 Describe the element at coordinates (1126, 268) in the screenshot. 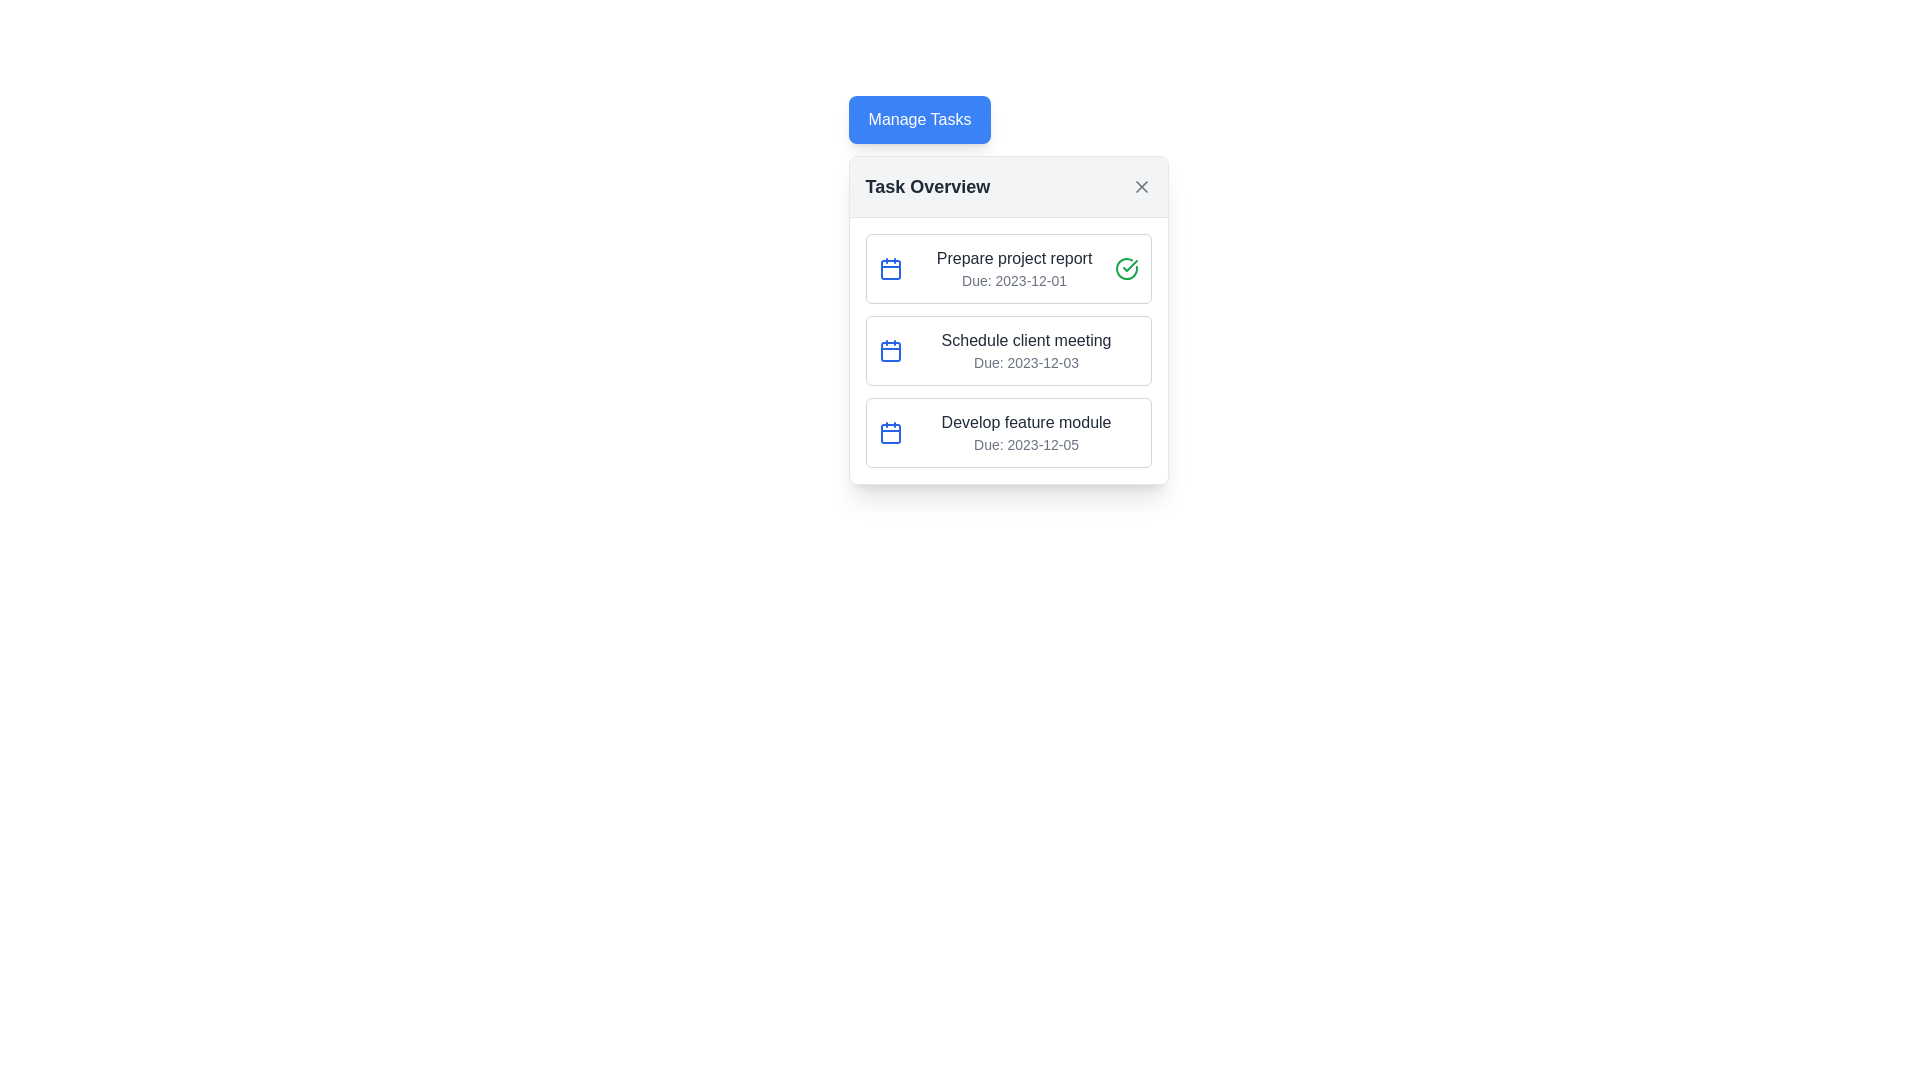

I see `the green circular icon with a check mark inside, located within the first list item of the 'Task Overview' card, aligned with the text 'Prepare project report'` at that location.